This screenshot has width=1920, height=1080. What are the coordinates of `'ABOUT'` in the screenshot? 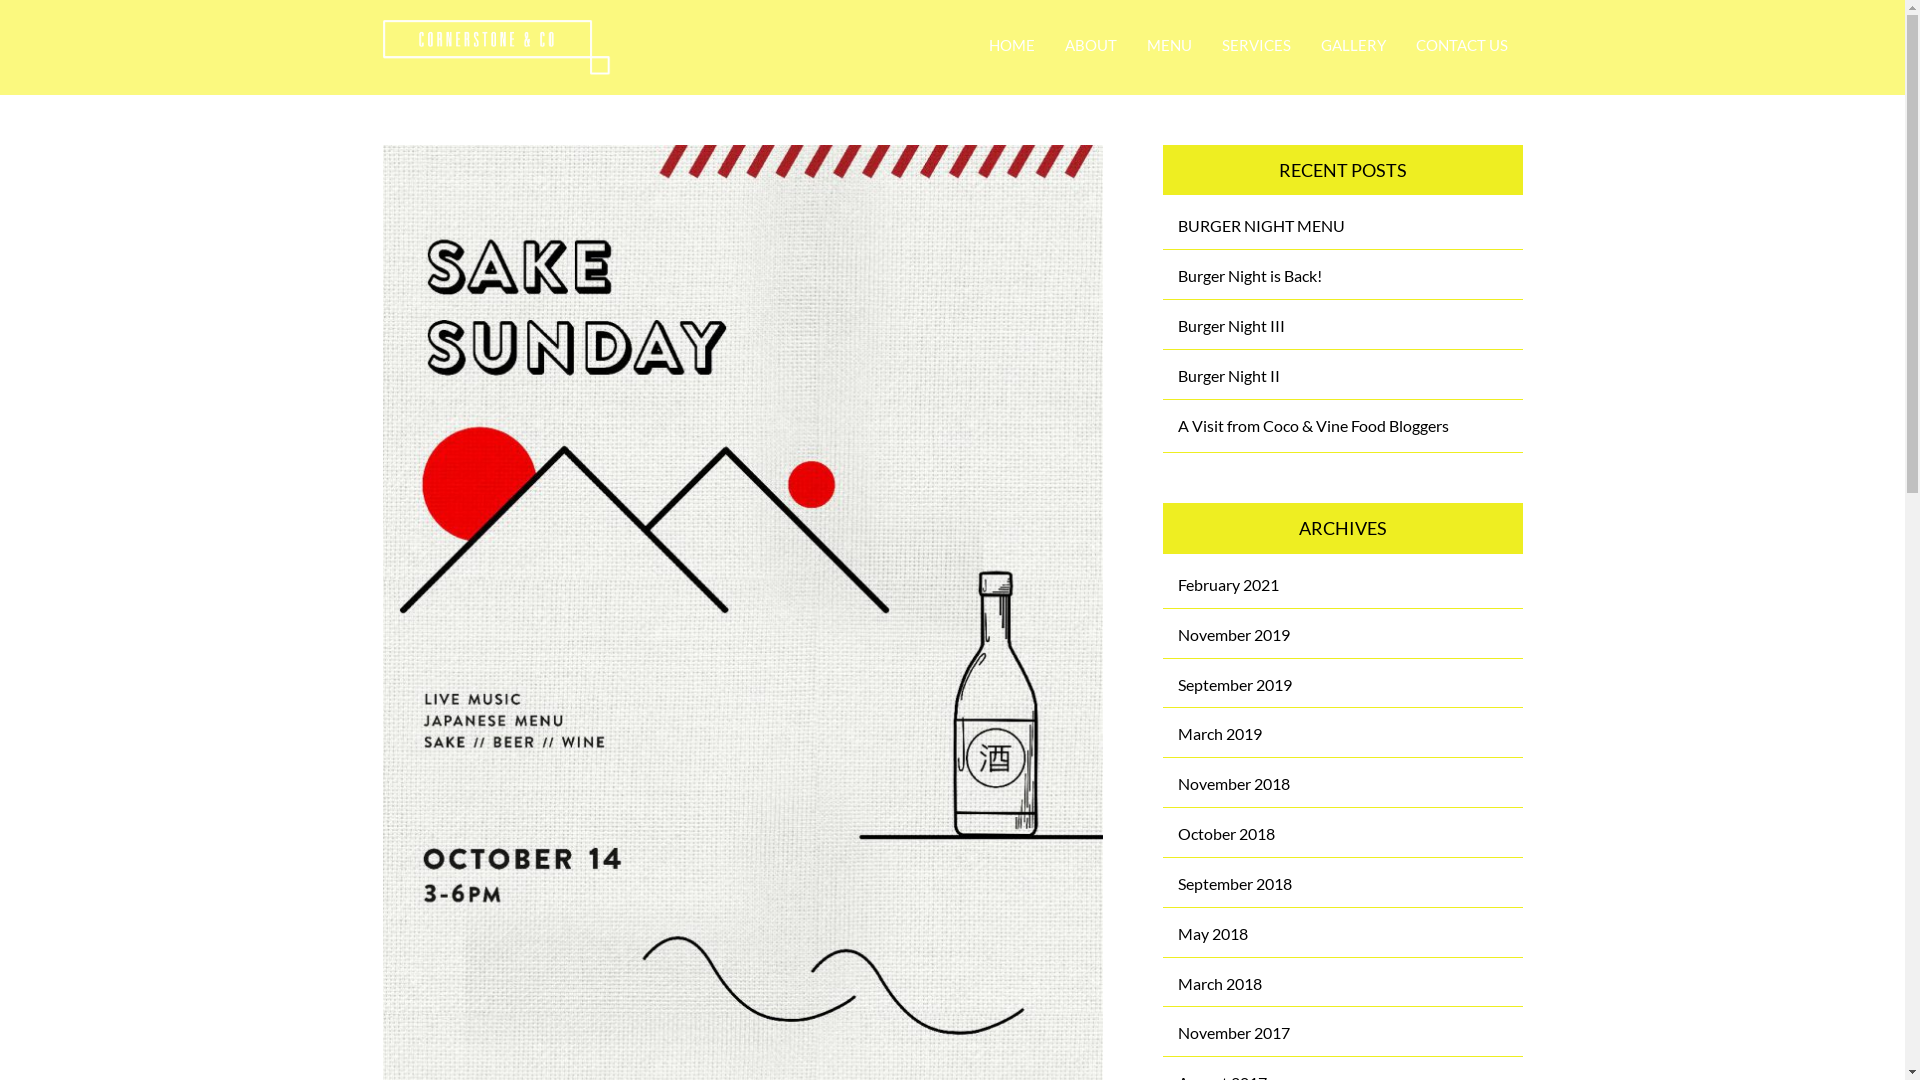 It's located at (1089, 45).